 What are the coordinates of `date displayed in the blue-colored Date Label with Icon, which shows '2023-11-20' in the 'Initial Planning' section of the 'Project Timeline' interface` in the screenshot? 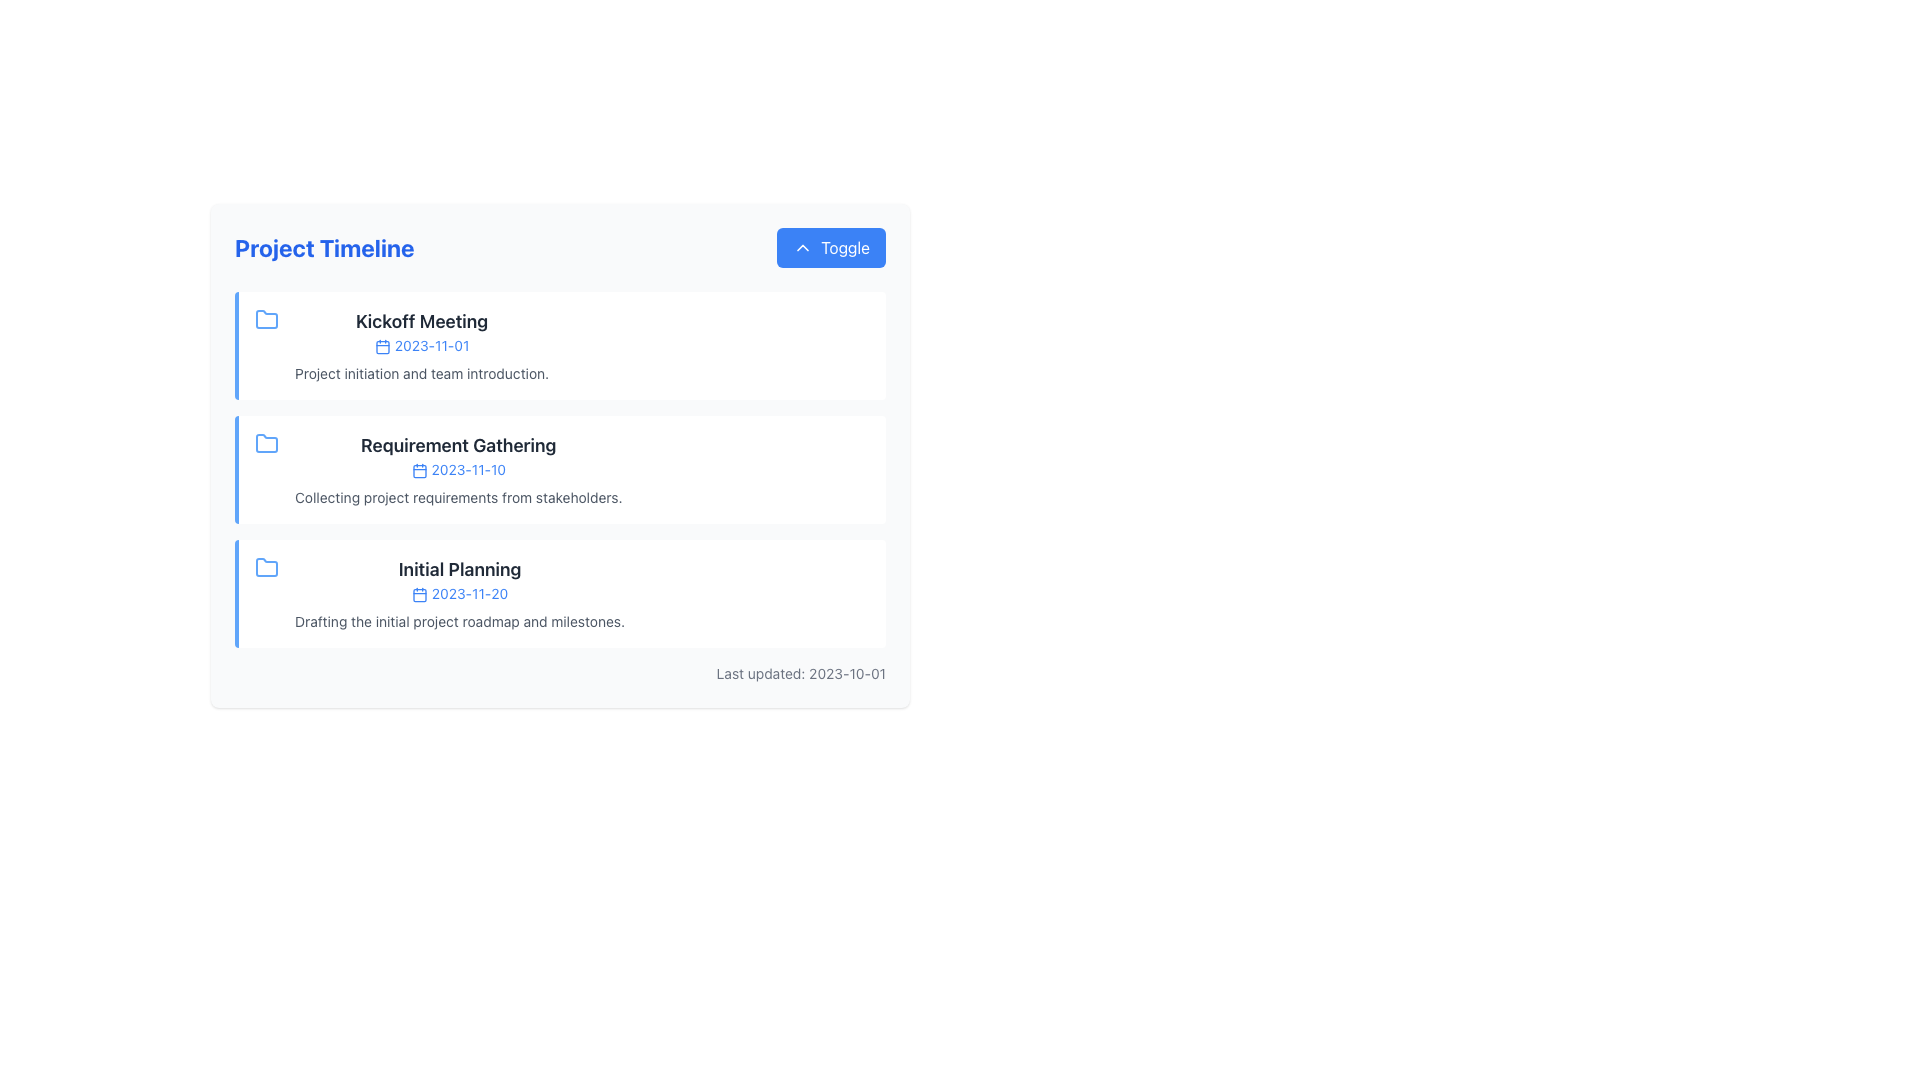 It's located at (459, 593).